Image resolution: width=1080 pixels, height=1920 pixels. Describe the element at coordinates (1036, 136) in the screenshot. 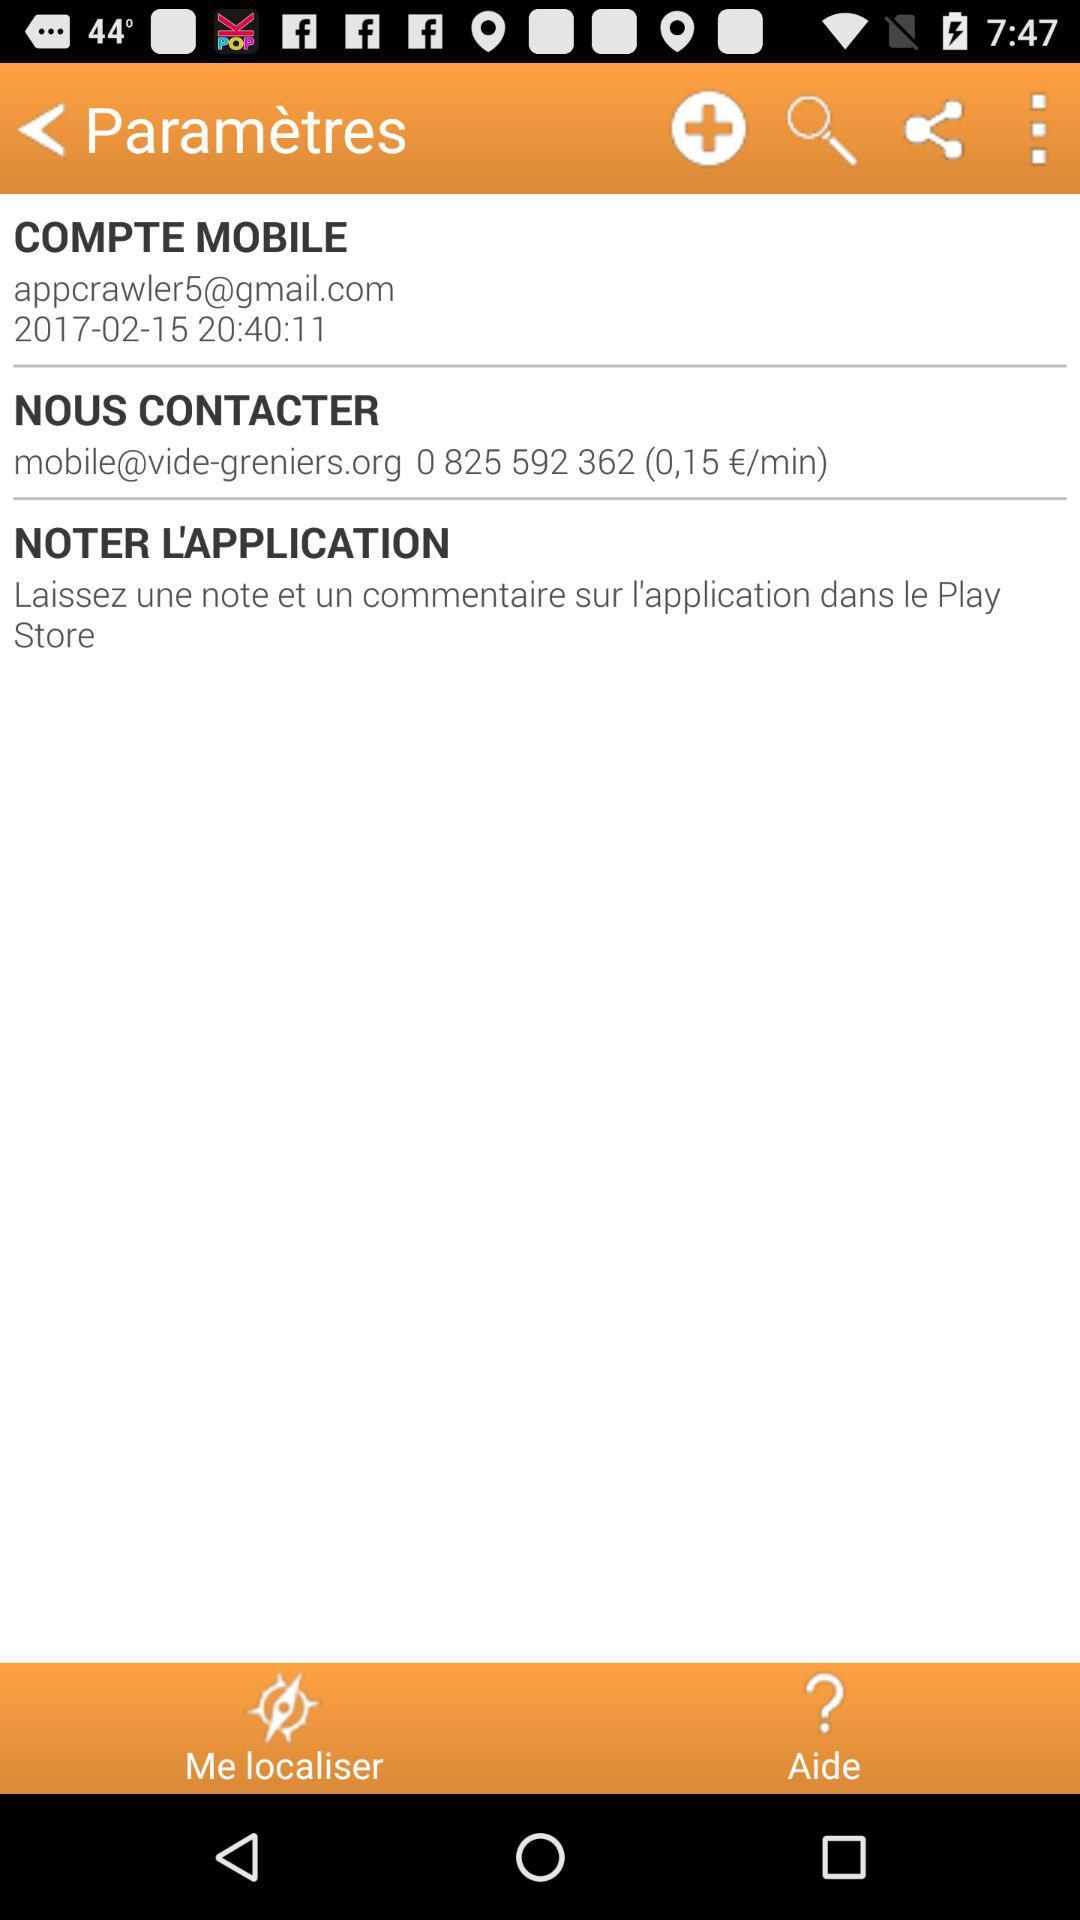

I see `the more icon` at that location.